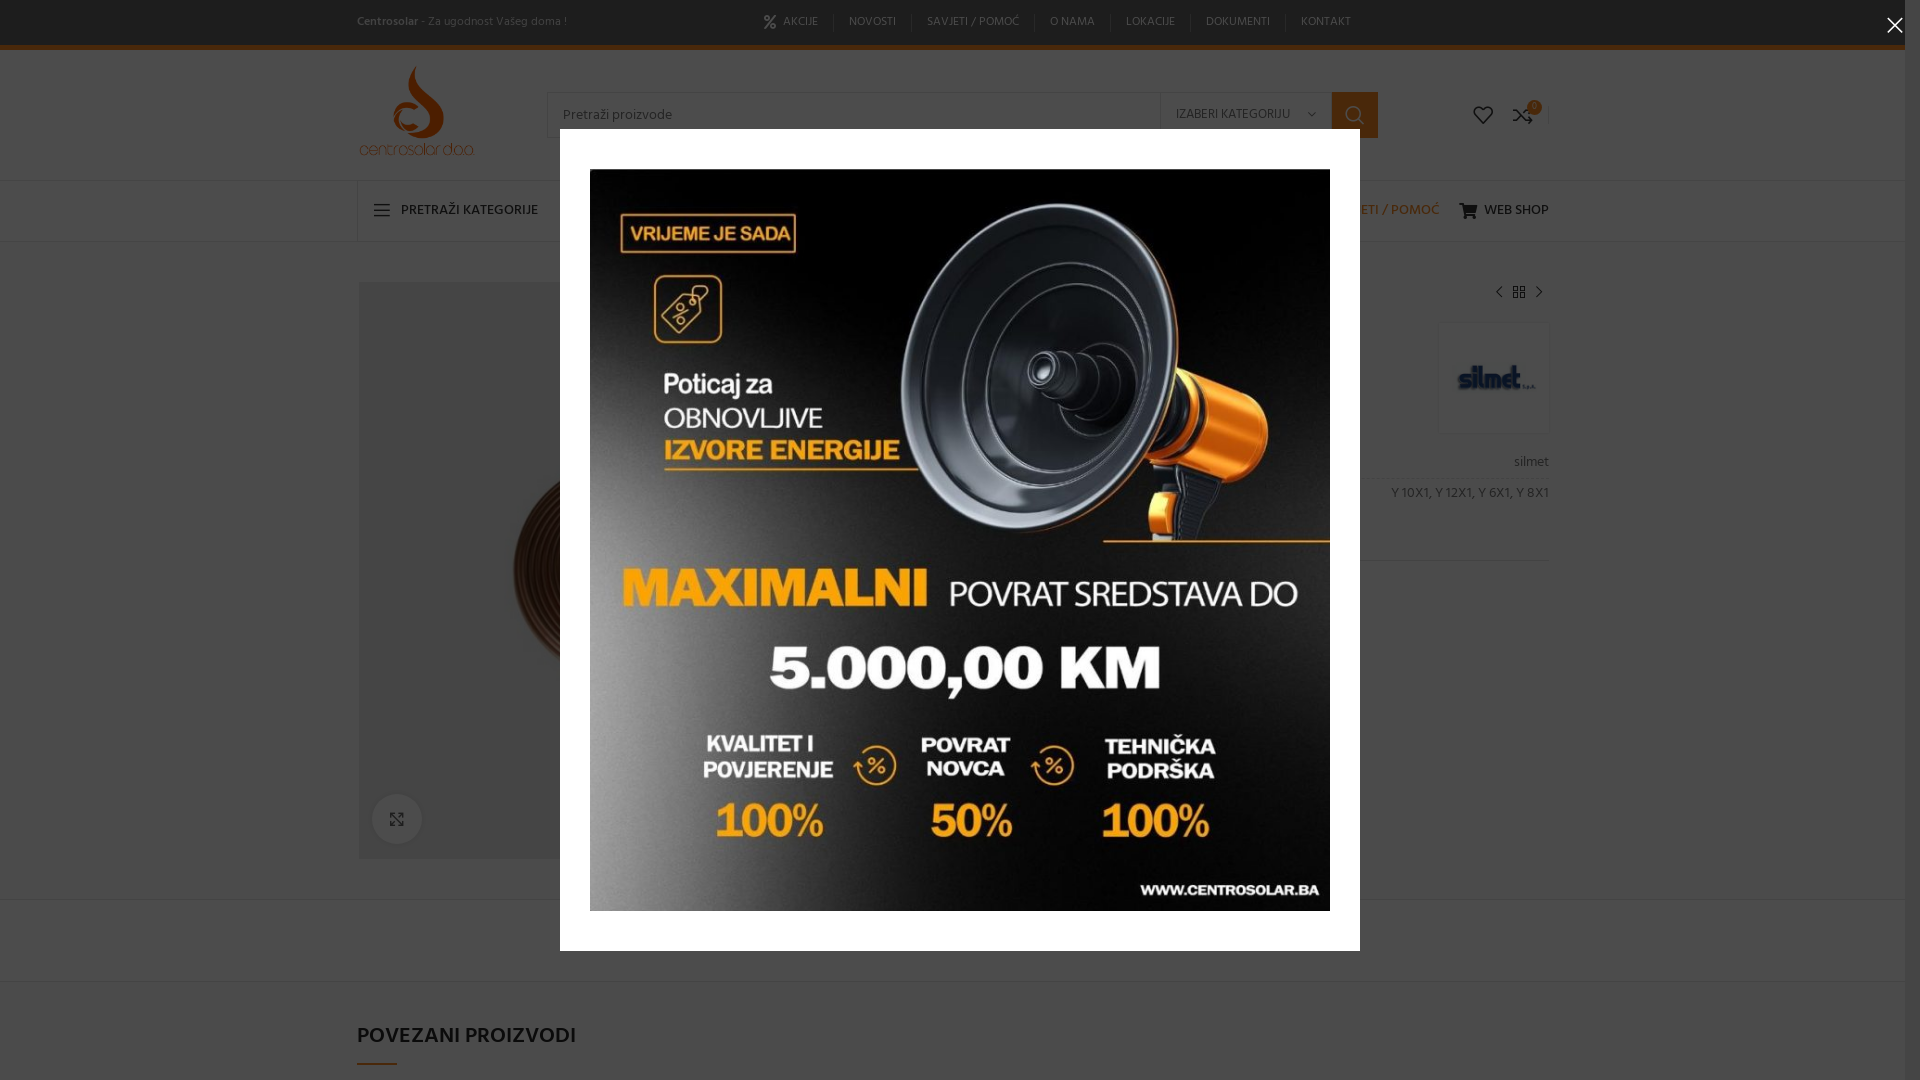 This screenshot has width=1920, height=1080. I want to click on 'SEARCH', so click(1354, 115).